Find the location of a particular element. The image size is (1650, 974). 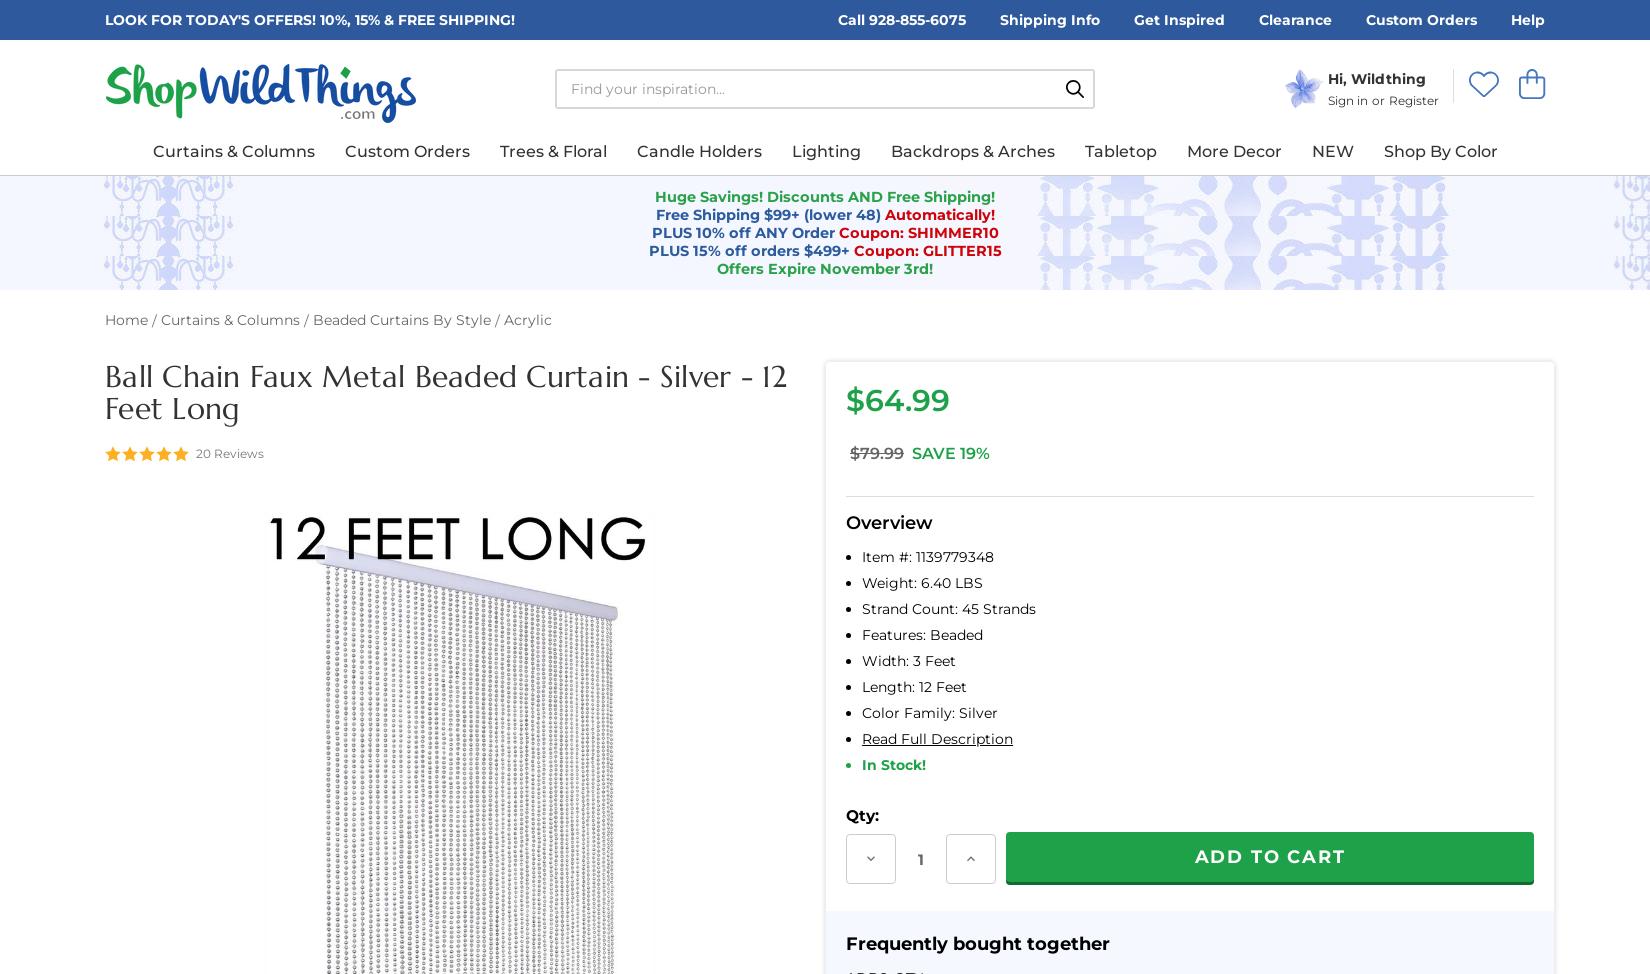

'Acrylic' is located at coordinates (527, 318).